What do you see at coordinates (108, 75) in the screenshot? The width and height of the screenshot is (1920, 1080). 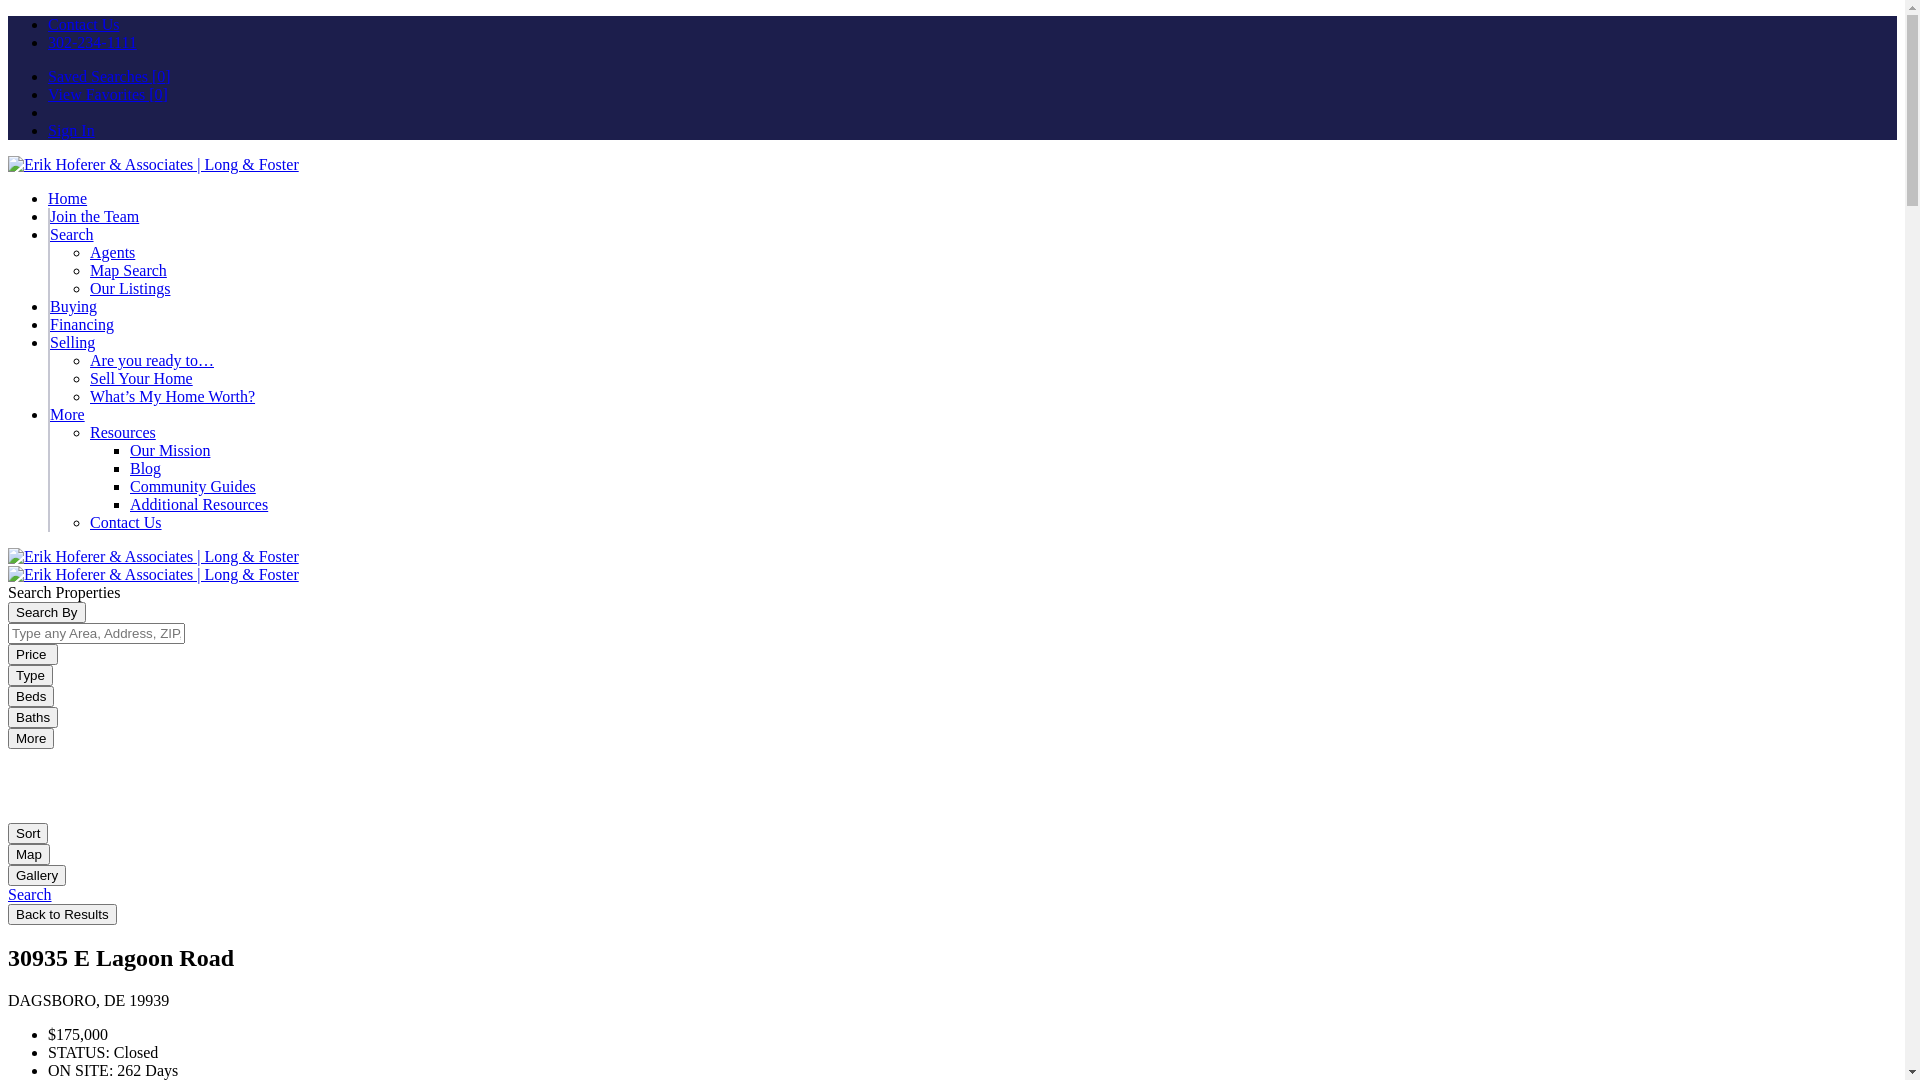 I see `'Saved Searches [0]'` at bounding box center [108, 75].